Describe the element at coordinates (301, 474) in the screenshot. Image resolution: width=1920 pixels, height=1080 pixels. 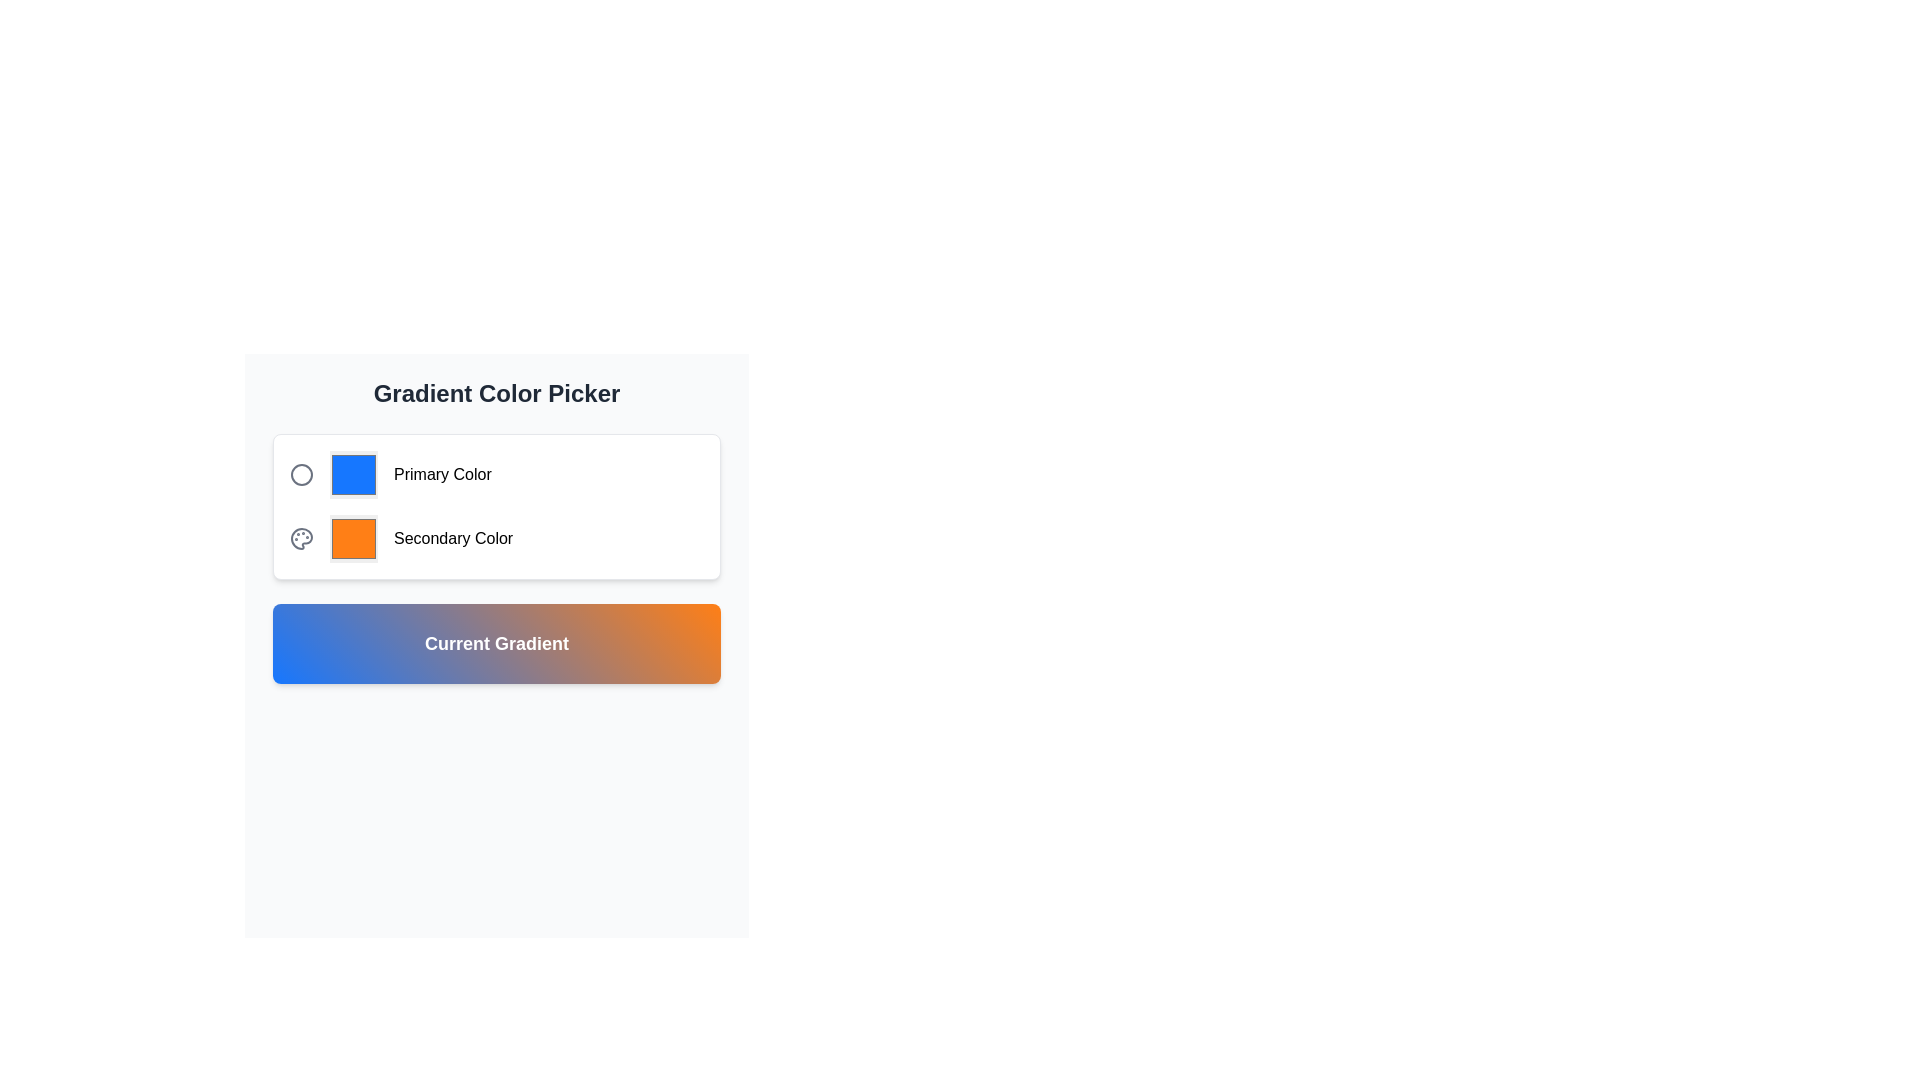
I see `the circular icon with a thin stroke and gray shade located in the upper-left corner of the 'Primary Color' row, adjacent to the blue color preview box` at that location.